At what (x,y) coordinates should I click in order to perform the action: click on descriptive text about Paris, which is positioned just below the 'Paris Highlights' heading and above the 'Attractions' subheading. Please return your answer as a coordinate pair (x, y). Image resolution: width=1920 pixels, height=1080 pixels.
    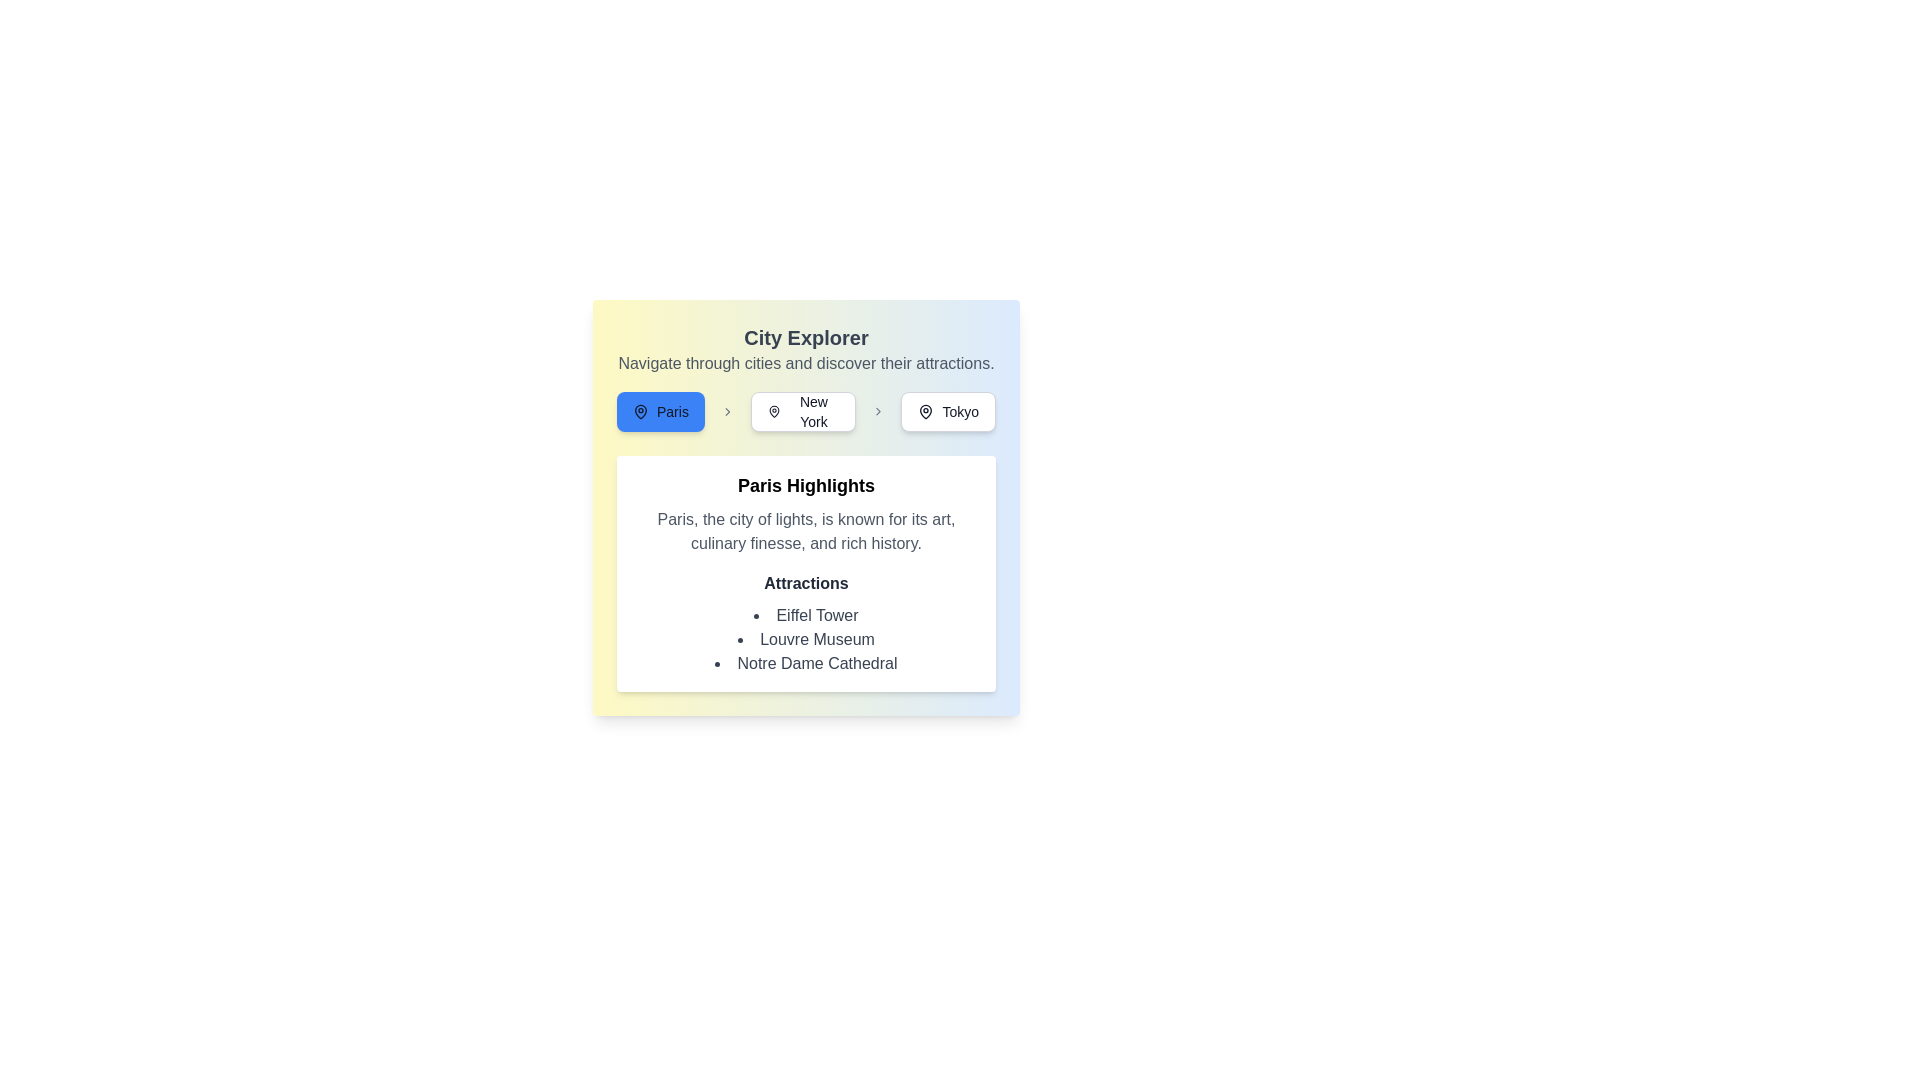
    Looking at the image, I should click on (806, 531).